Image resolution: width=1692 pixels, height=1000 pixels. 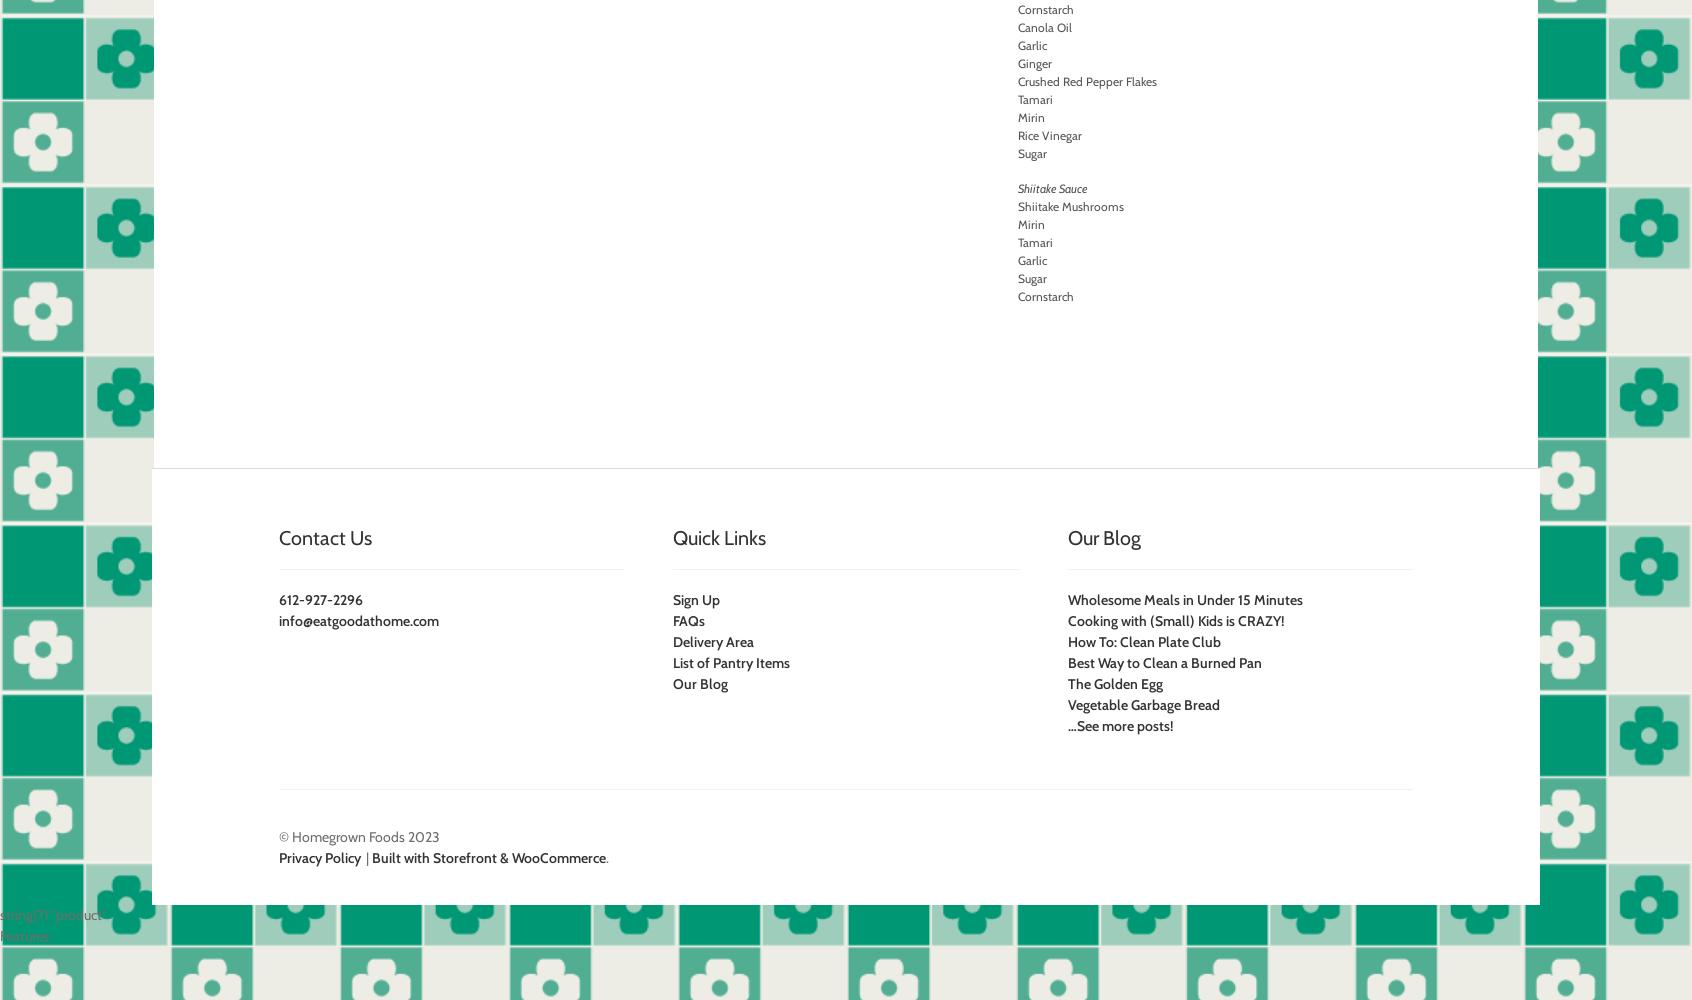 What do you see at coordinates (1162, 663) in the screenshot?
I see `'Best Way to Clean a Burned Pan'` at bounding box center [1162, 663].